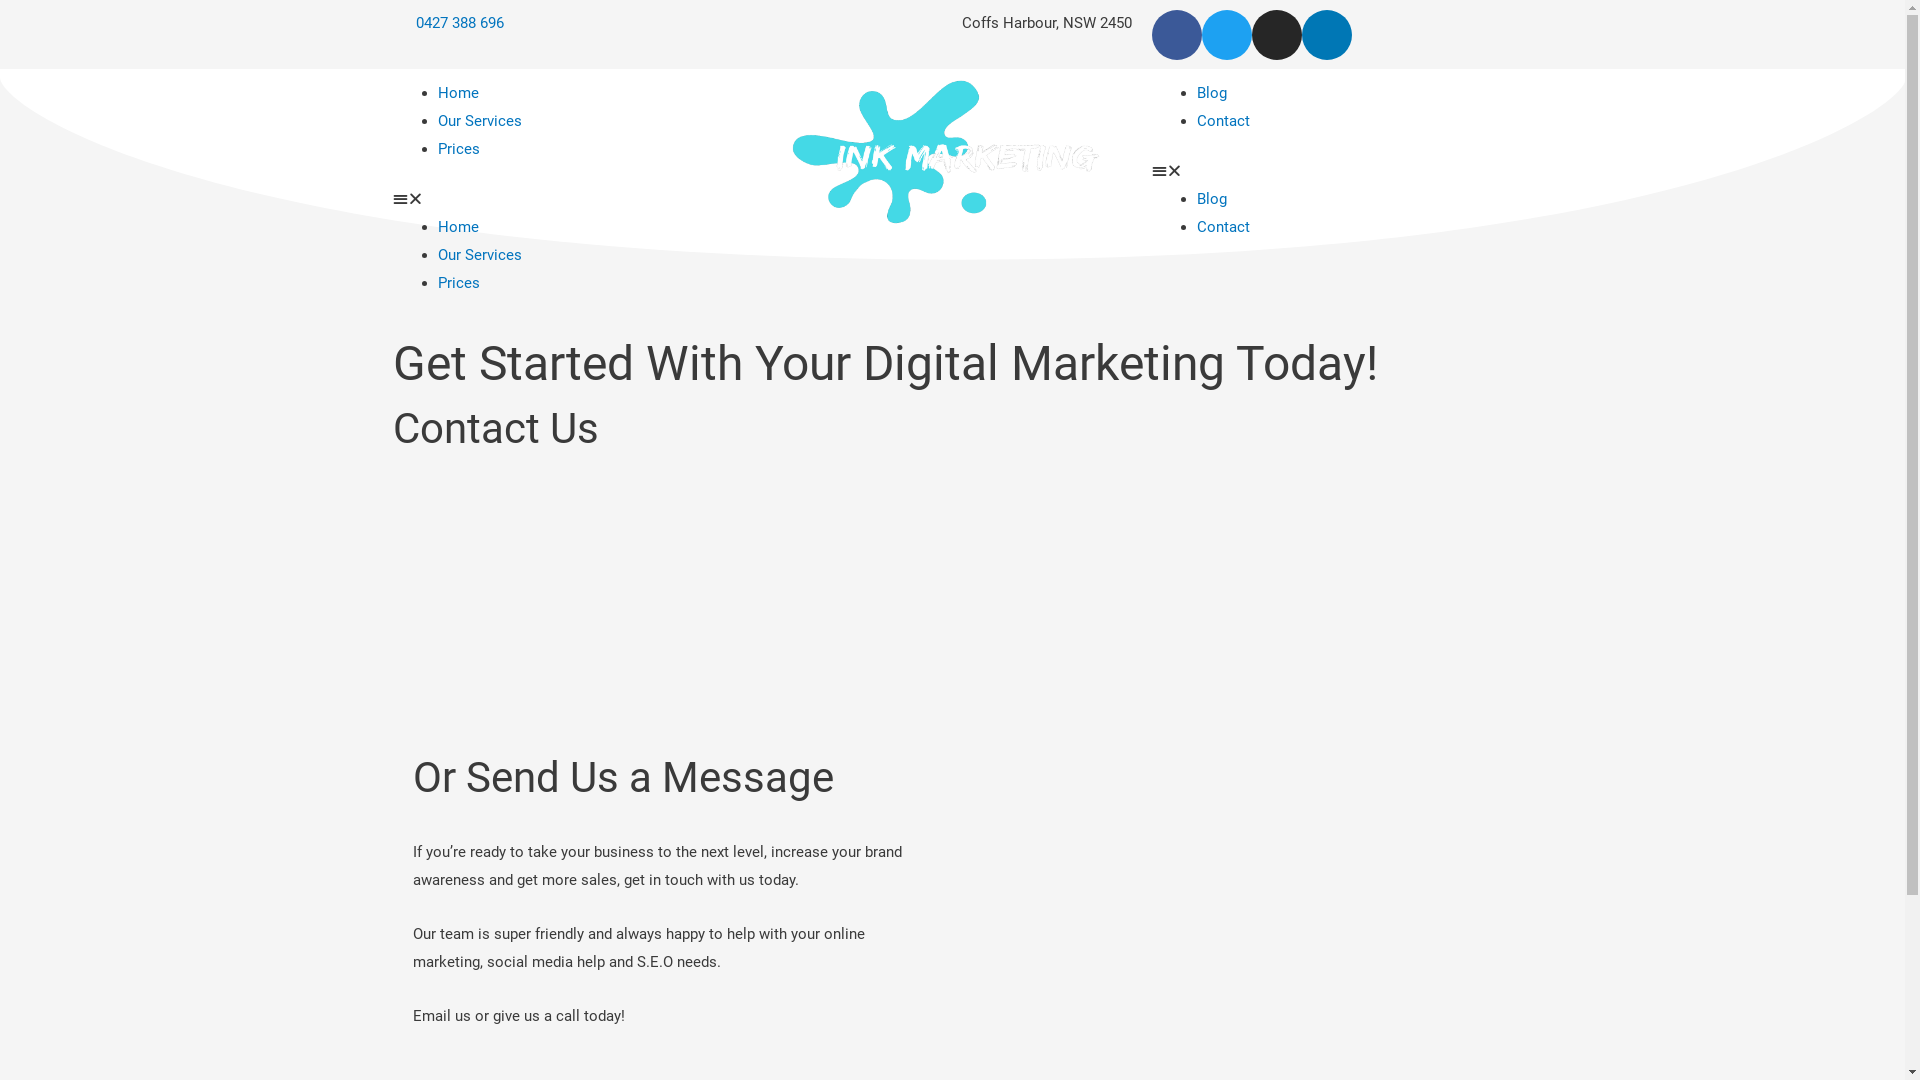 This screenshot has height=1080, width=1920. Describe the element at coordinates (1210, 92) in the screenshot. I see `'Blog'` at that location.